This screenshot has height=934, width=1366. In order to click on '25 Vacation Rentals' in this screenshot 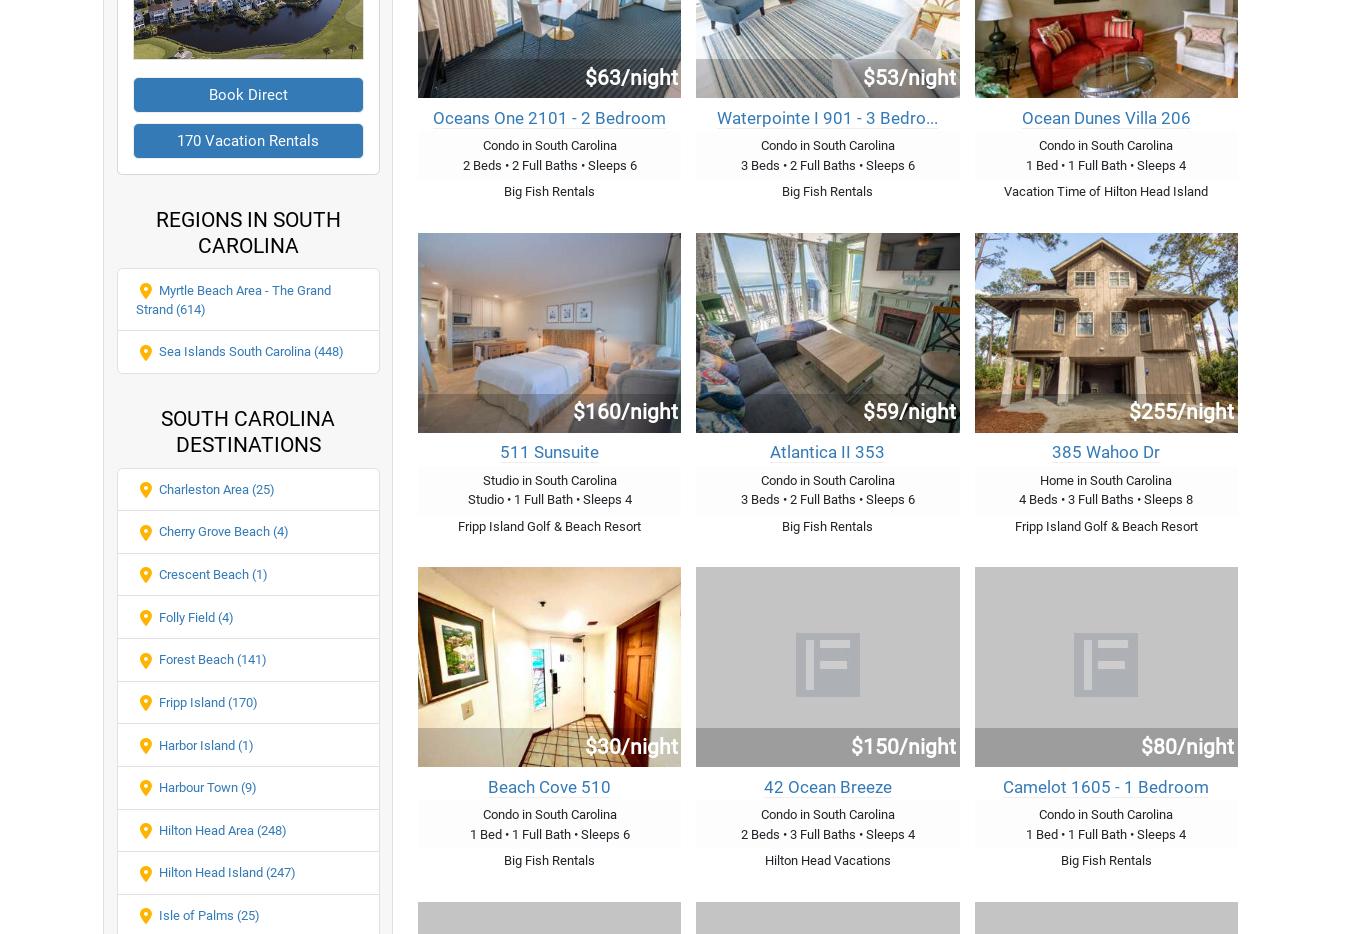, I will do `click(568, 300)`.